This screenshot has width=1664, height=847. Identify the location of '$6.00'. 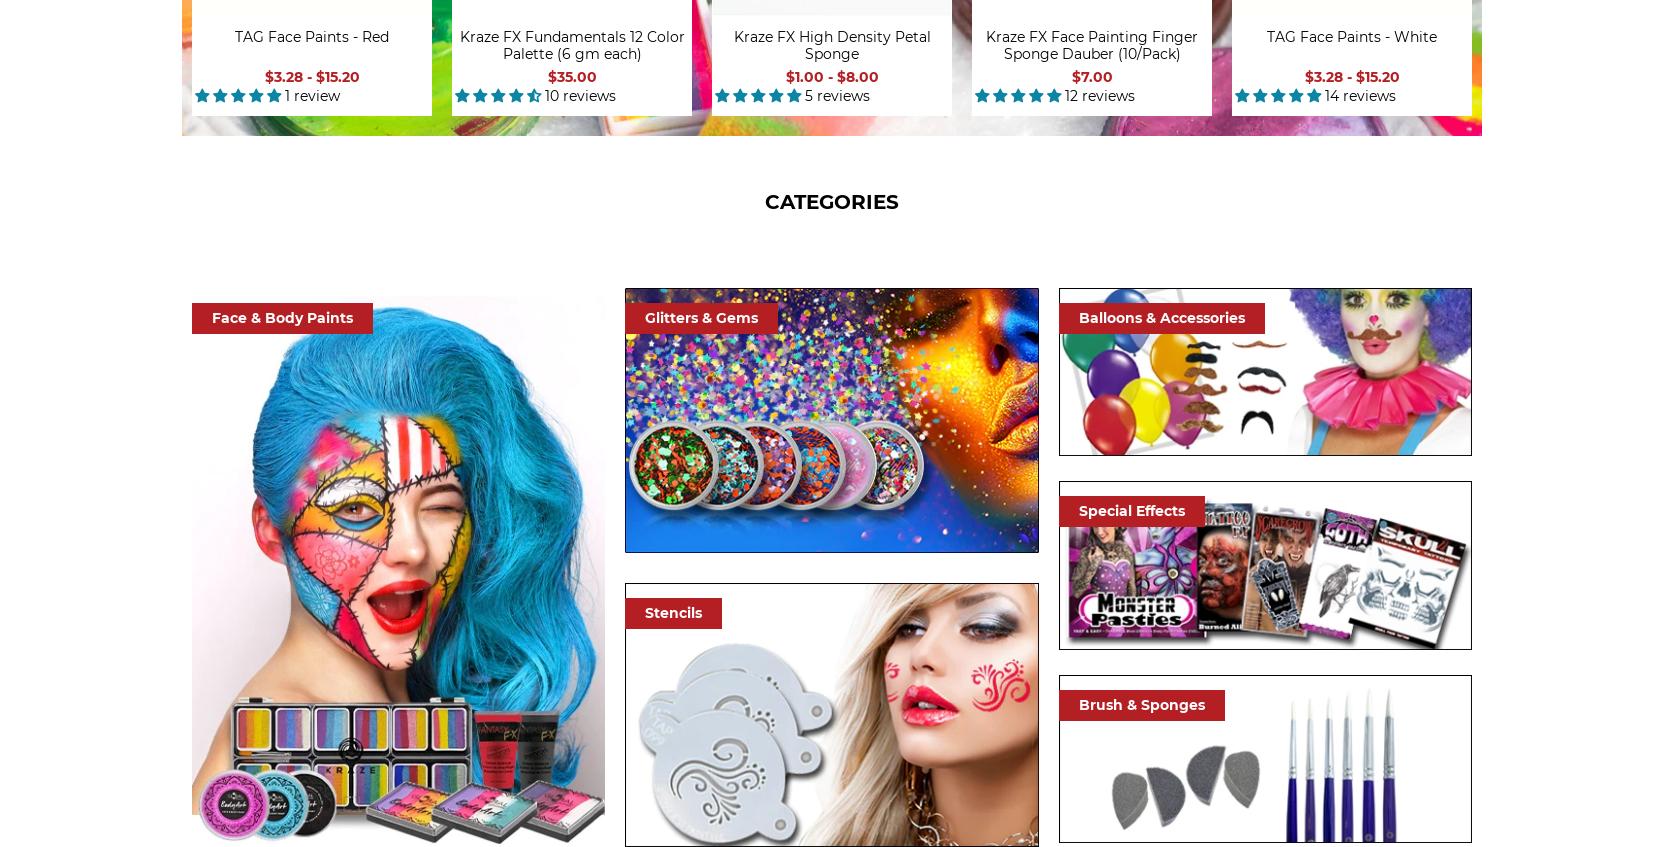
(1567, 75).